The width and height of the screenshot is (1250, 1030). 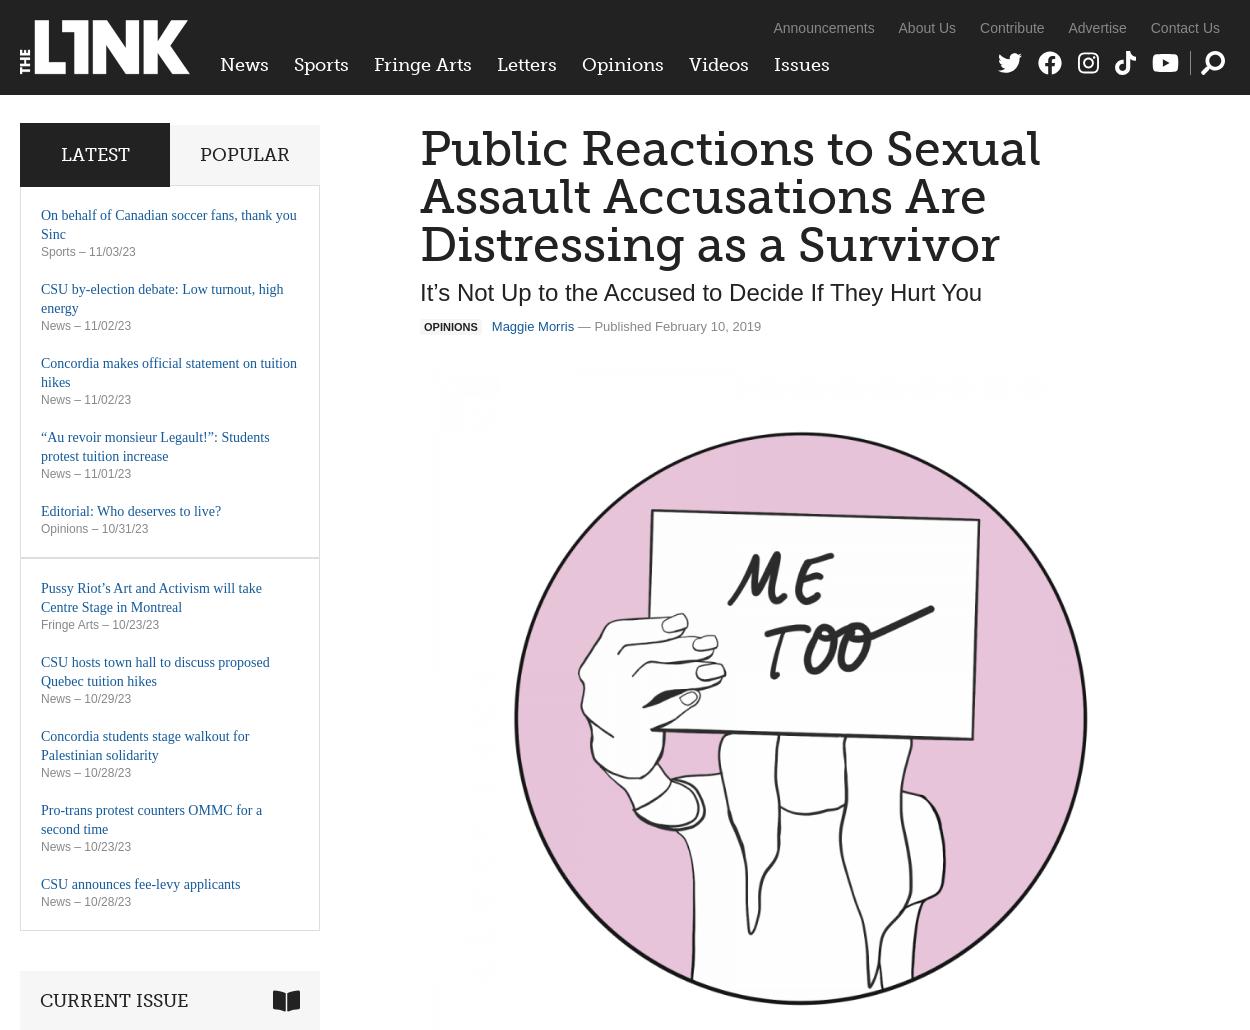 What do you see at coordinates (93, 154) in the screenshot?
I see `'Latest'` at bounding box center [93, 154].